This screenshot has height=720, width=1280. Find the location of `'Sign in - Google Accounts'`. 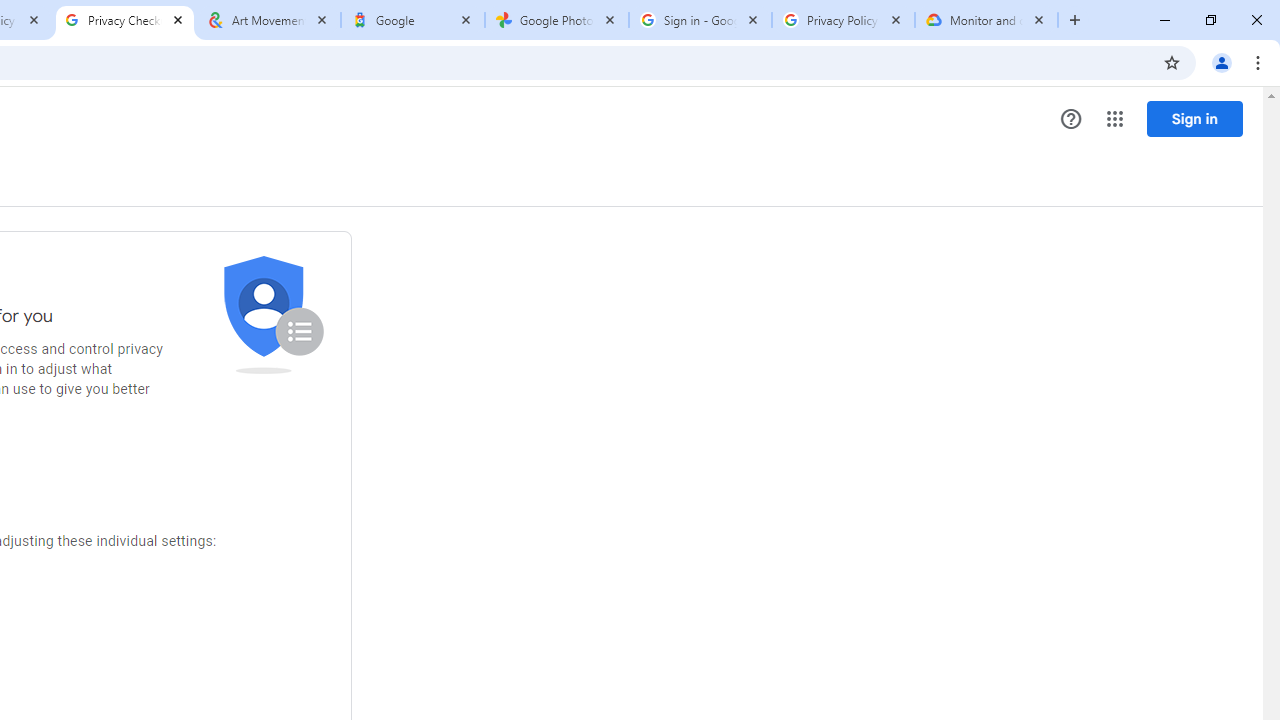

'Sign in - Google Accounts' is located at coordinates (700, 20).